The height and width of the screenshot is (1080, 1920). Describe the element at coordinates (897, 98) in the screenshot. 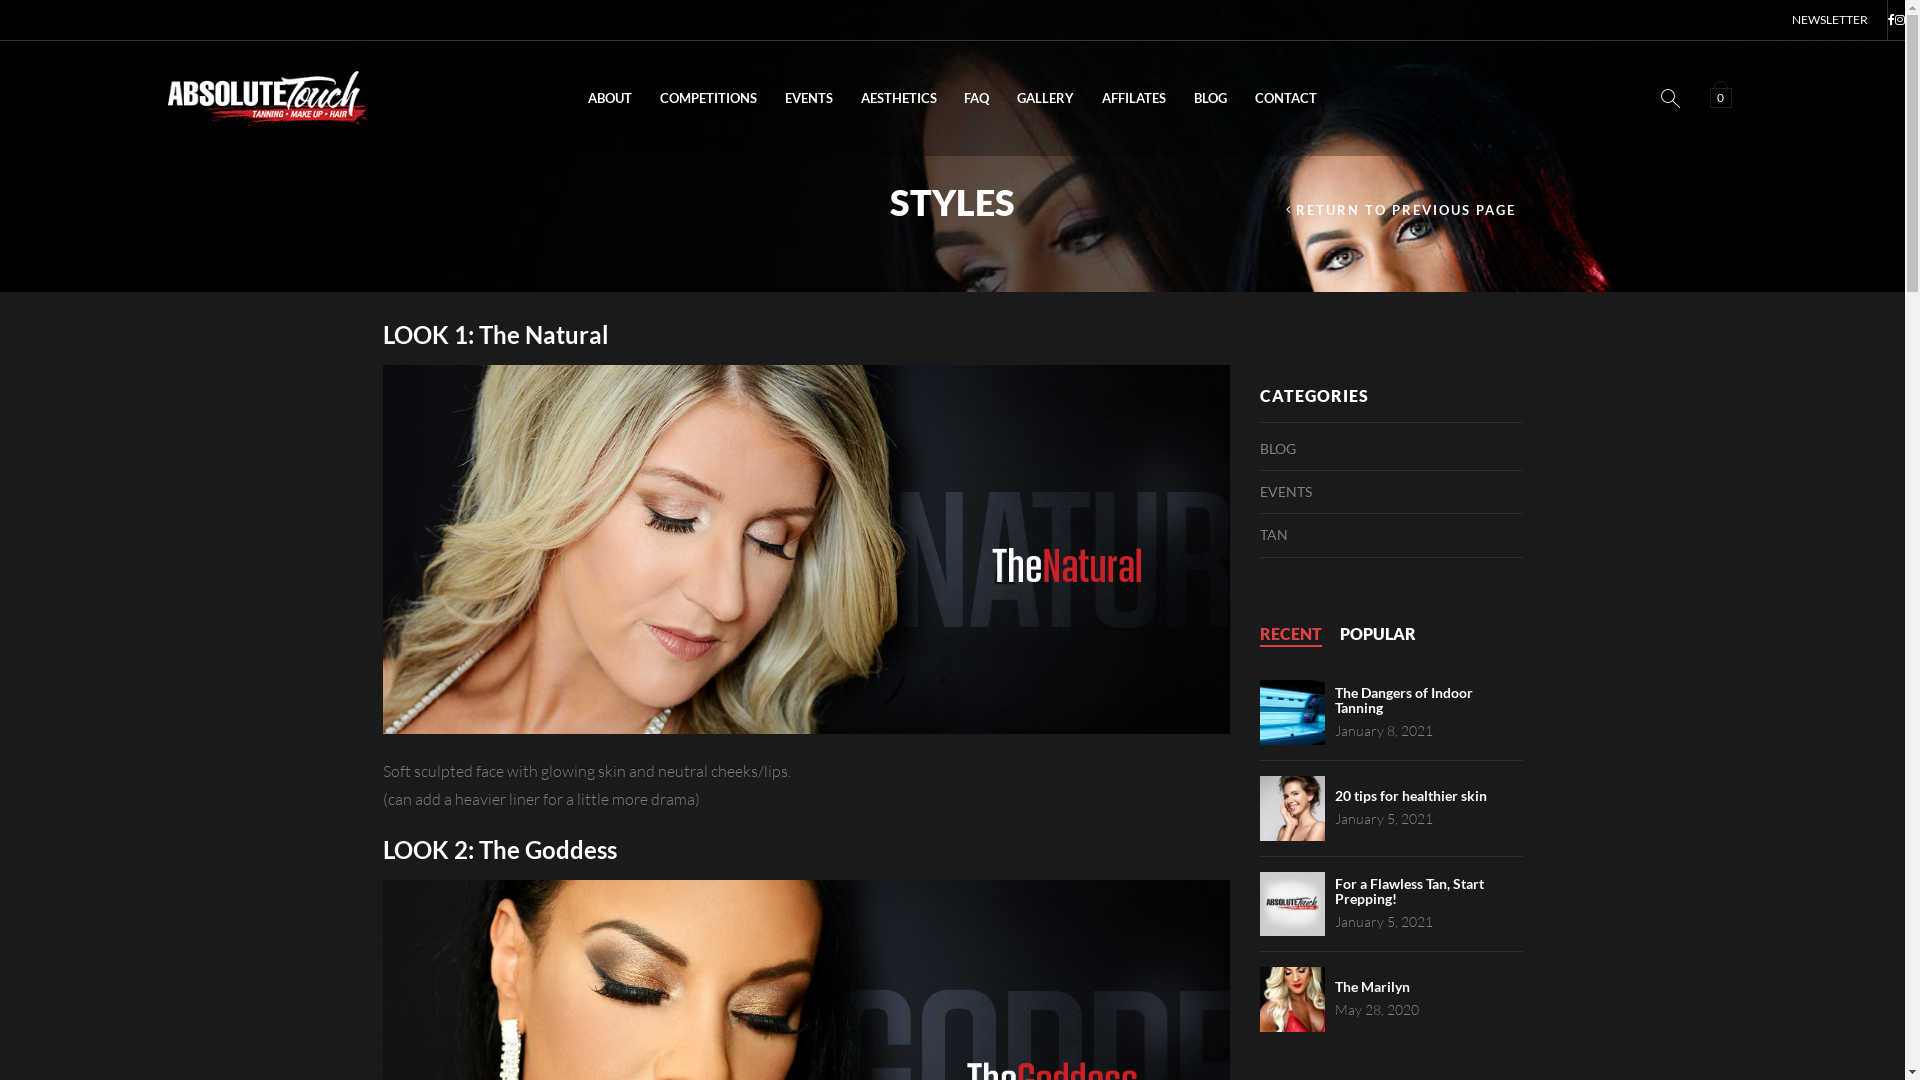

I see `'AESTHETICS'` at that location.